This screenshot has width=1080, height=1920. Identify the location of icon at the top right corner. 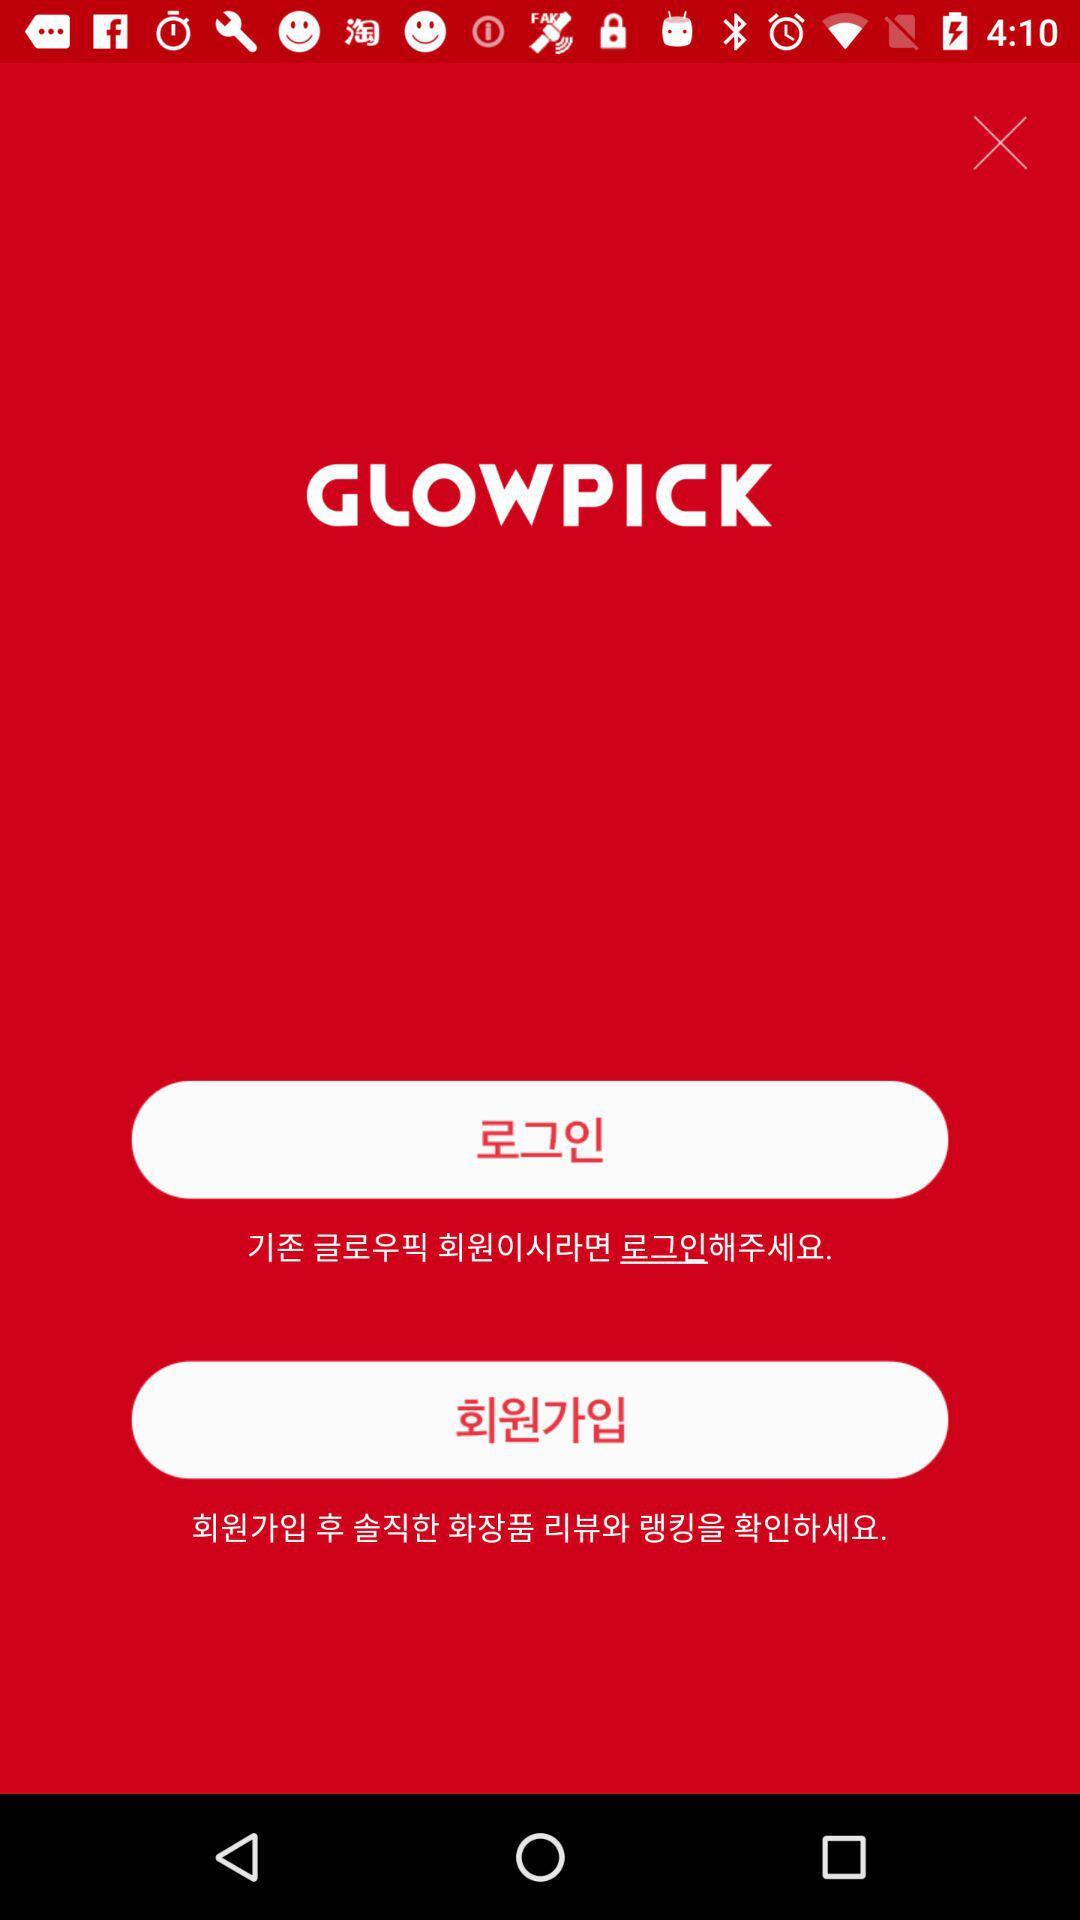
(1000, 141).